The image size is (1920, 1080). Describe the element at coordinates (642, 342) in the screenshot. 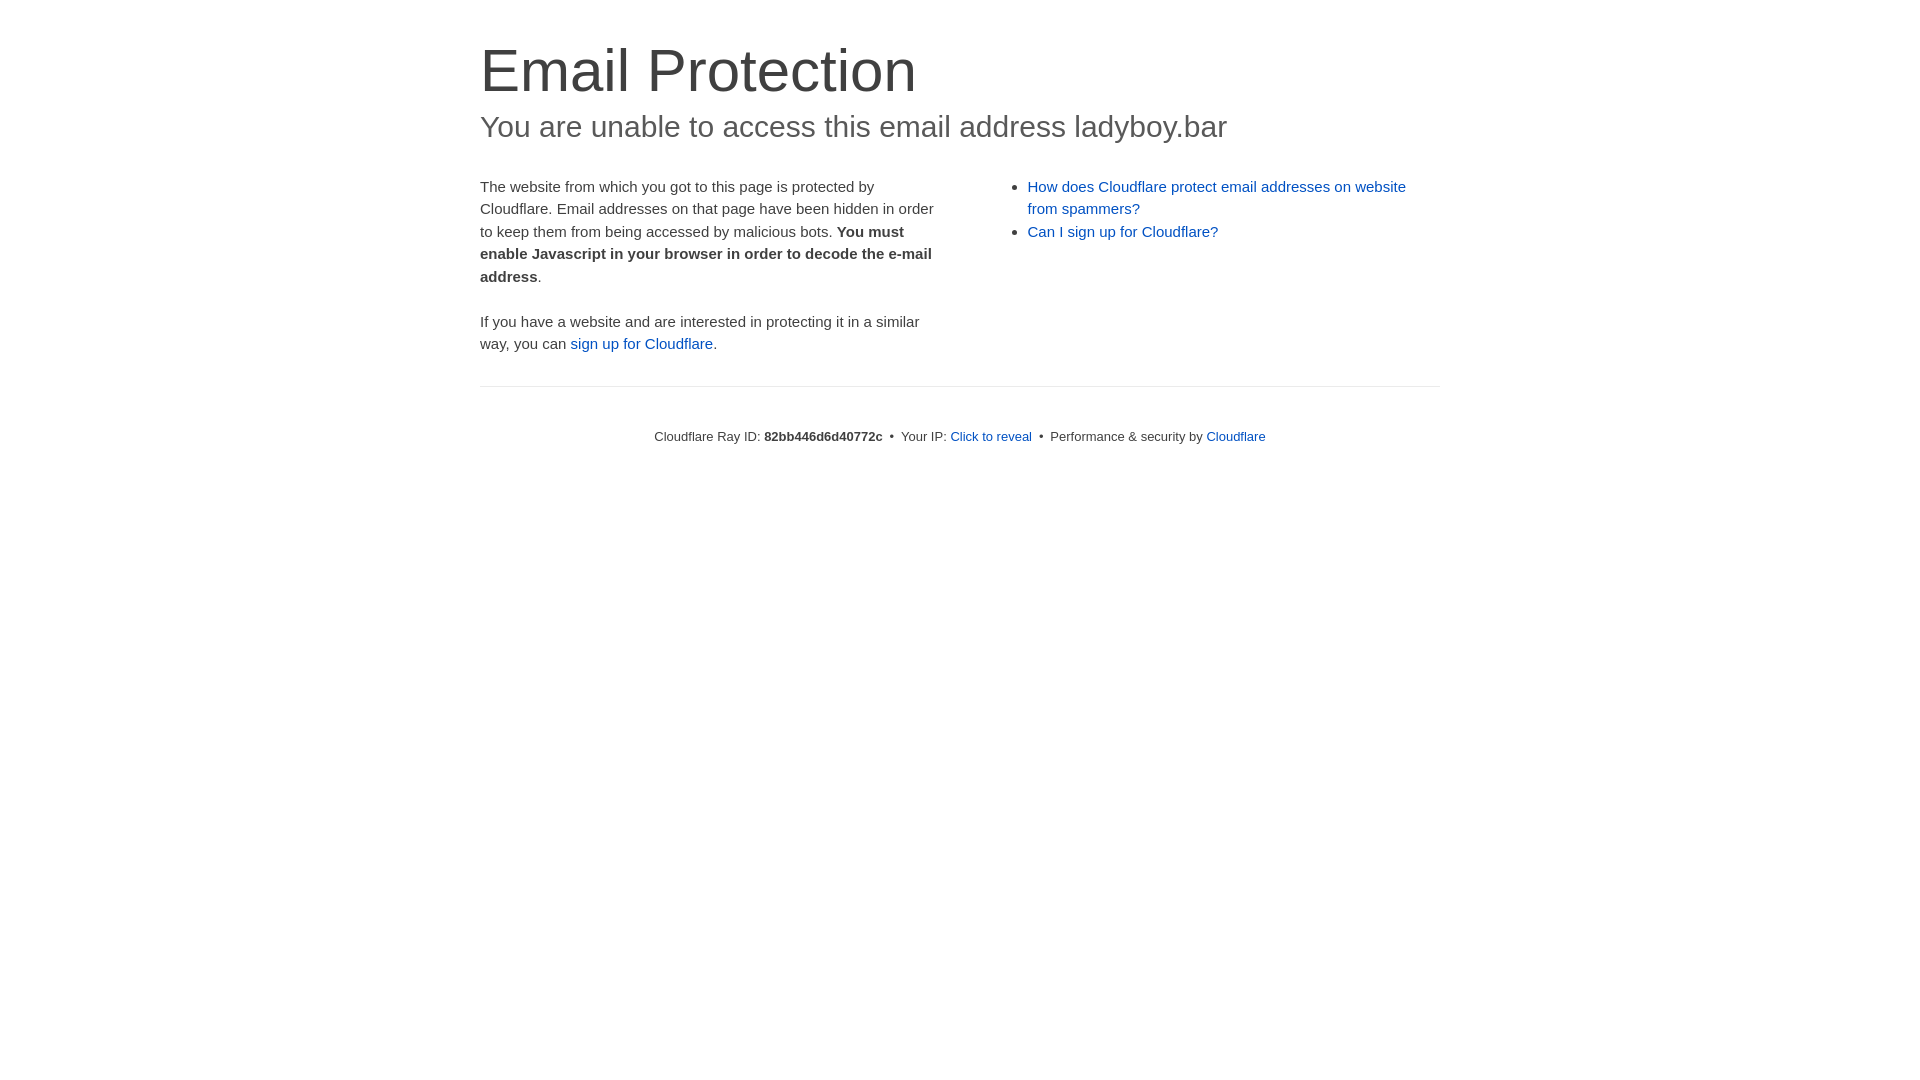

I see `'sign up for Cloudflare'` at that location.